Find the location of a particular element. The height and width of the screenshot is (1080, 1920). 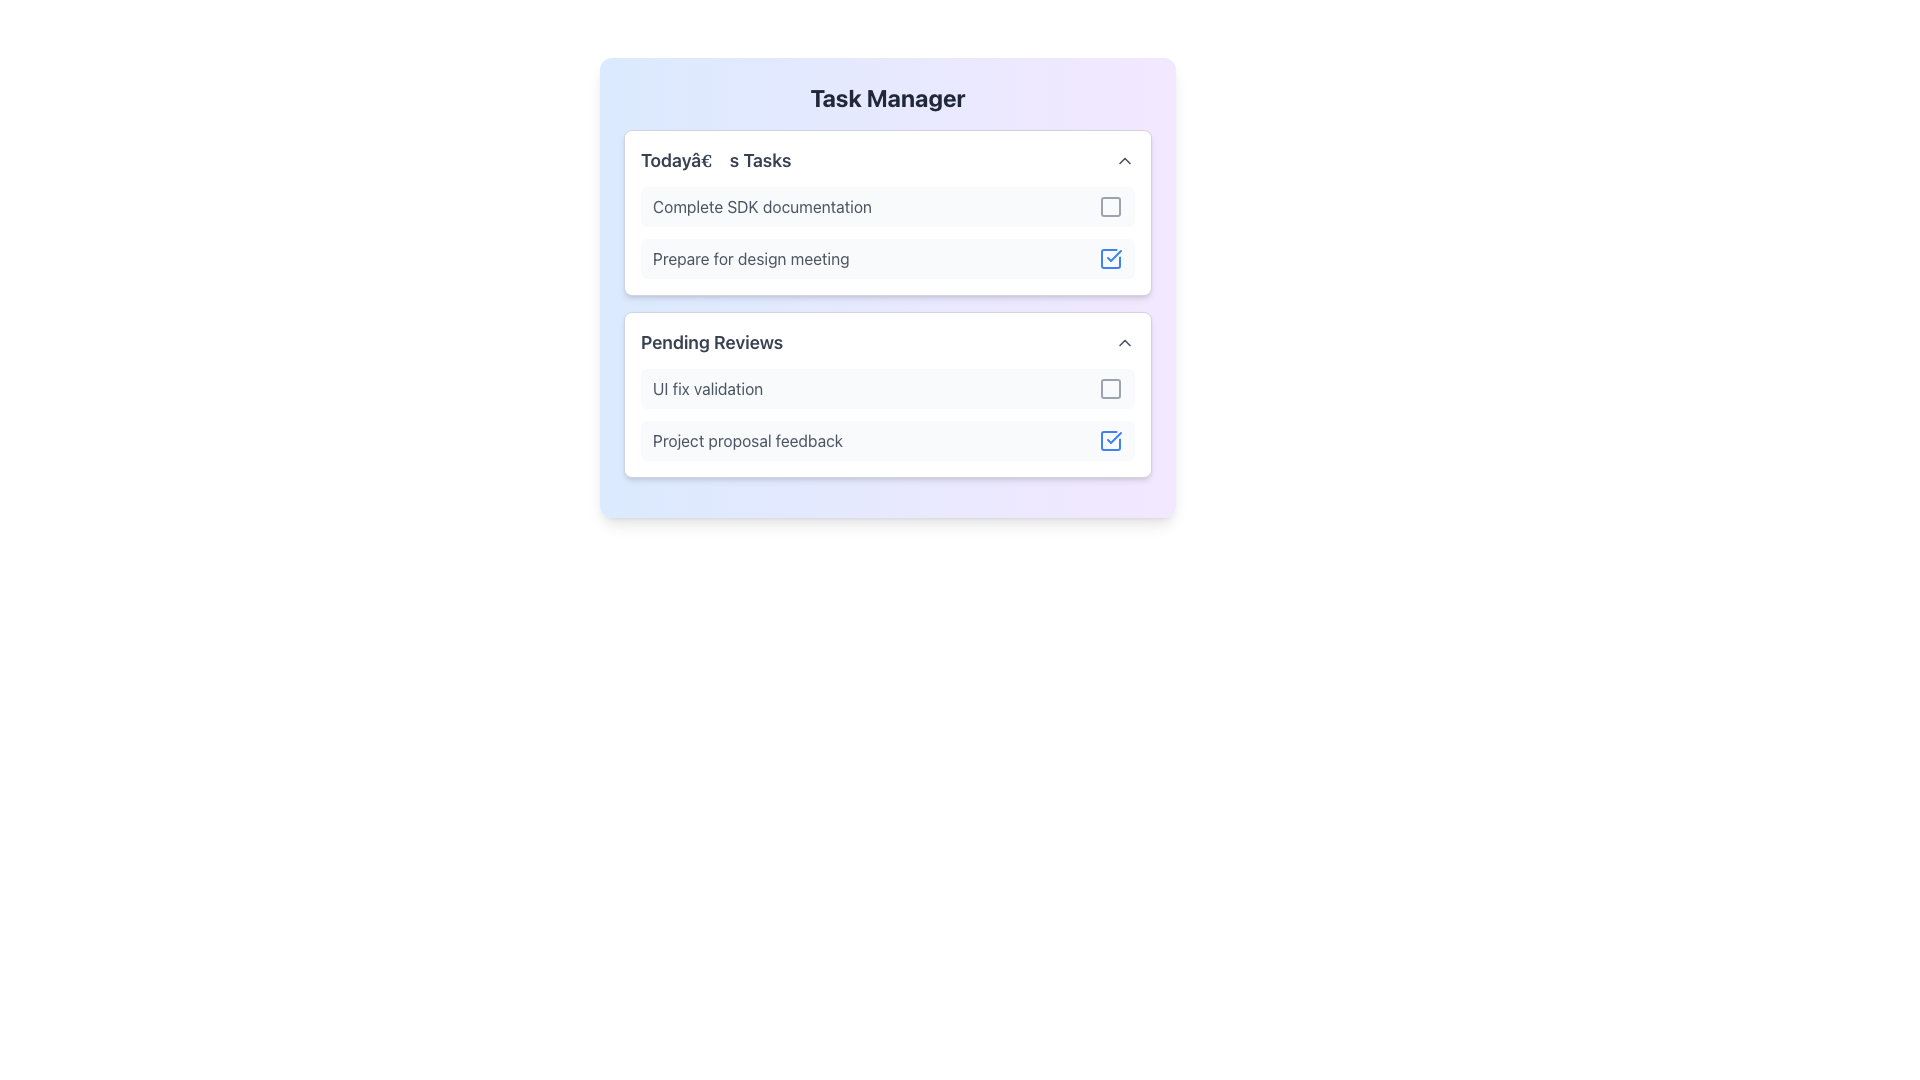

the checkbox in the 'Today's Tasks' section next to 'Complete SDK documentation' is located at coordinates (1109, 207).